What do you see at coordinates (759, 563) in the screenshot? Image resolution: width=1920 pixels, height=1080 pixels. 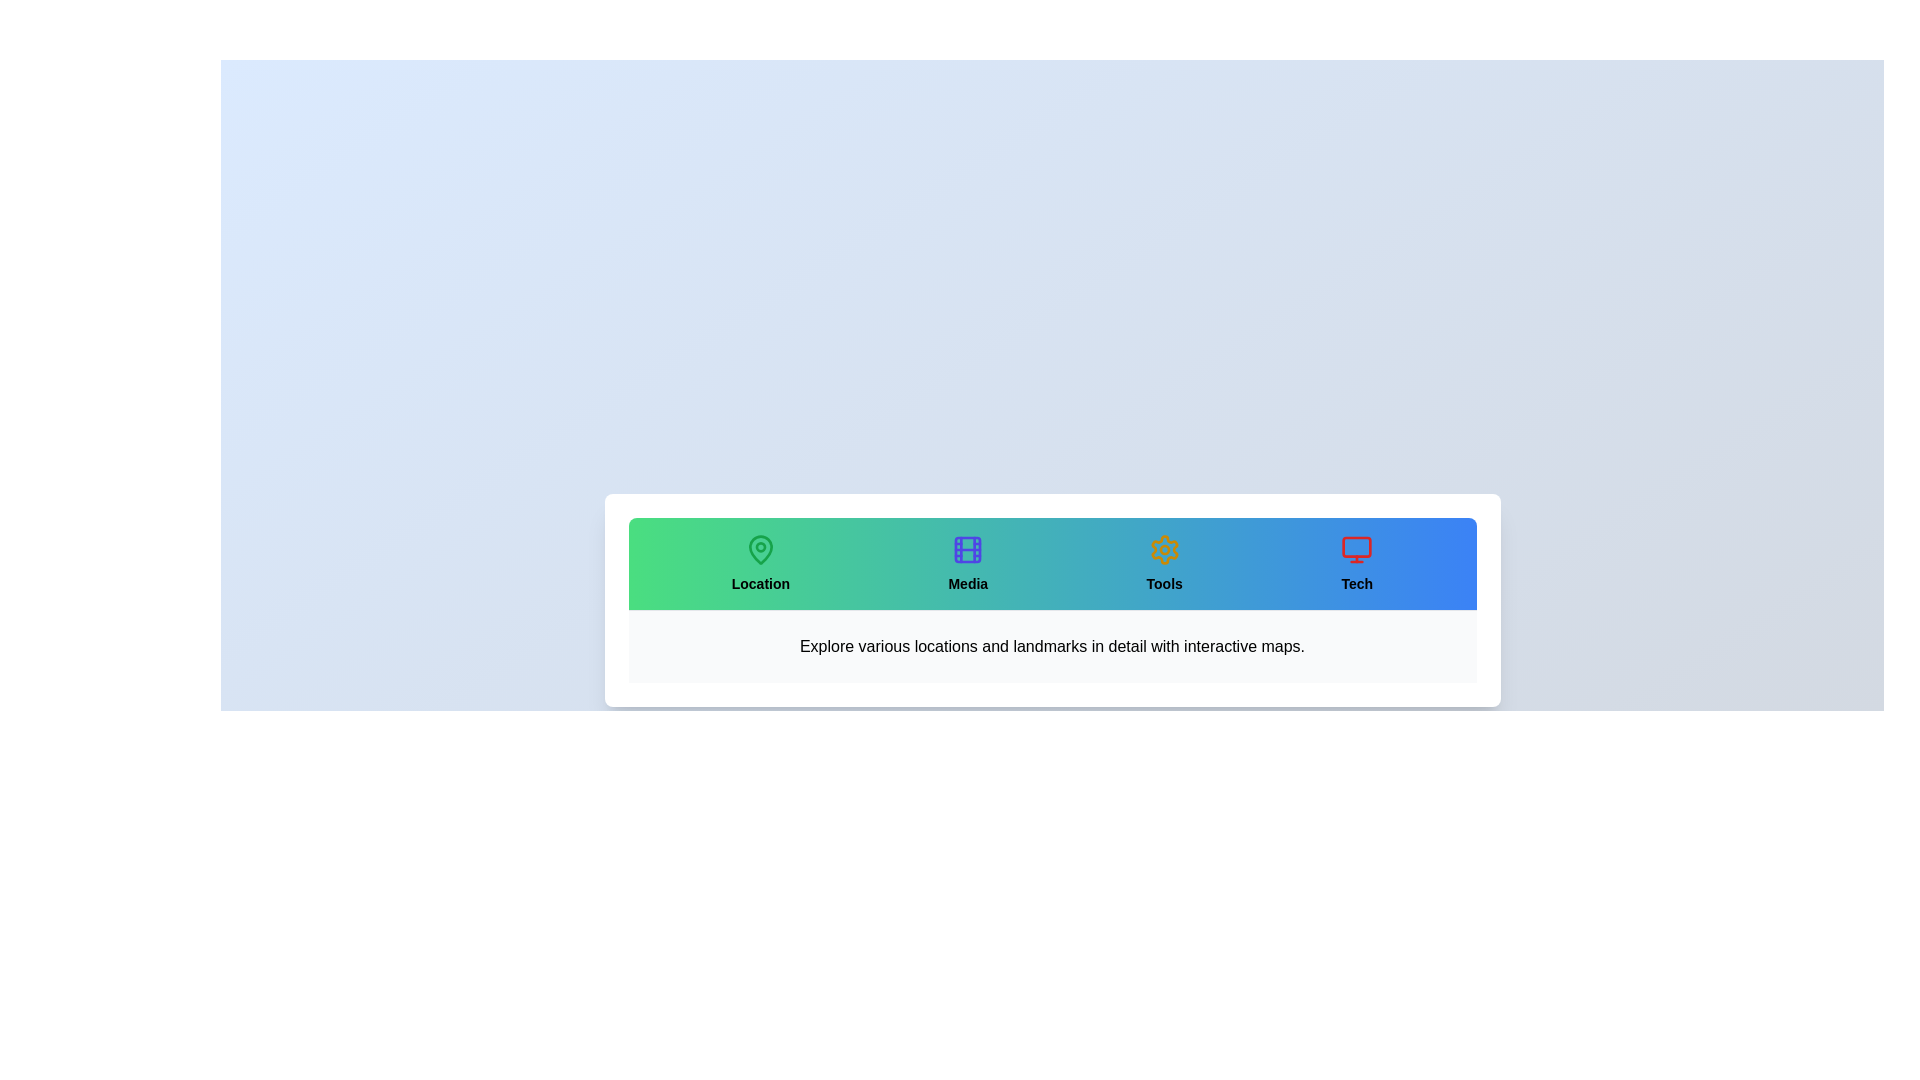 I see `the tab labeled Location to select it` at bounding box center [759, 563].